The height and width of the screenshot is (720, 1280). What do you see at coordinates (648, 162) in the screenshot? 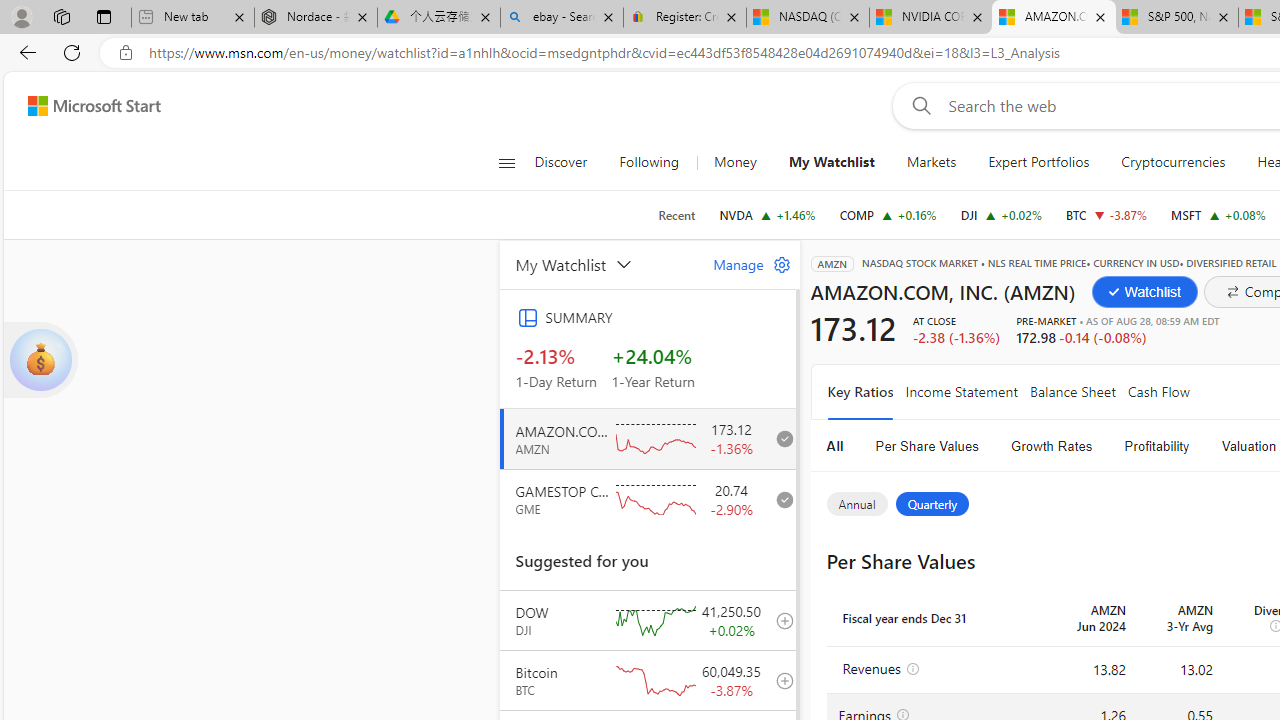
I see `'Following'` at bounding box center [648, 162].